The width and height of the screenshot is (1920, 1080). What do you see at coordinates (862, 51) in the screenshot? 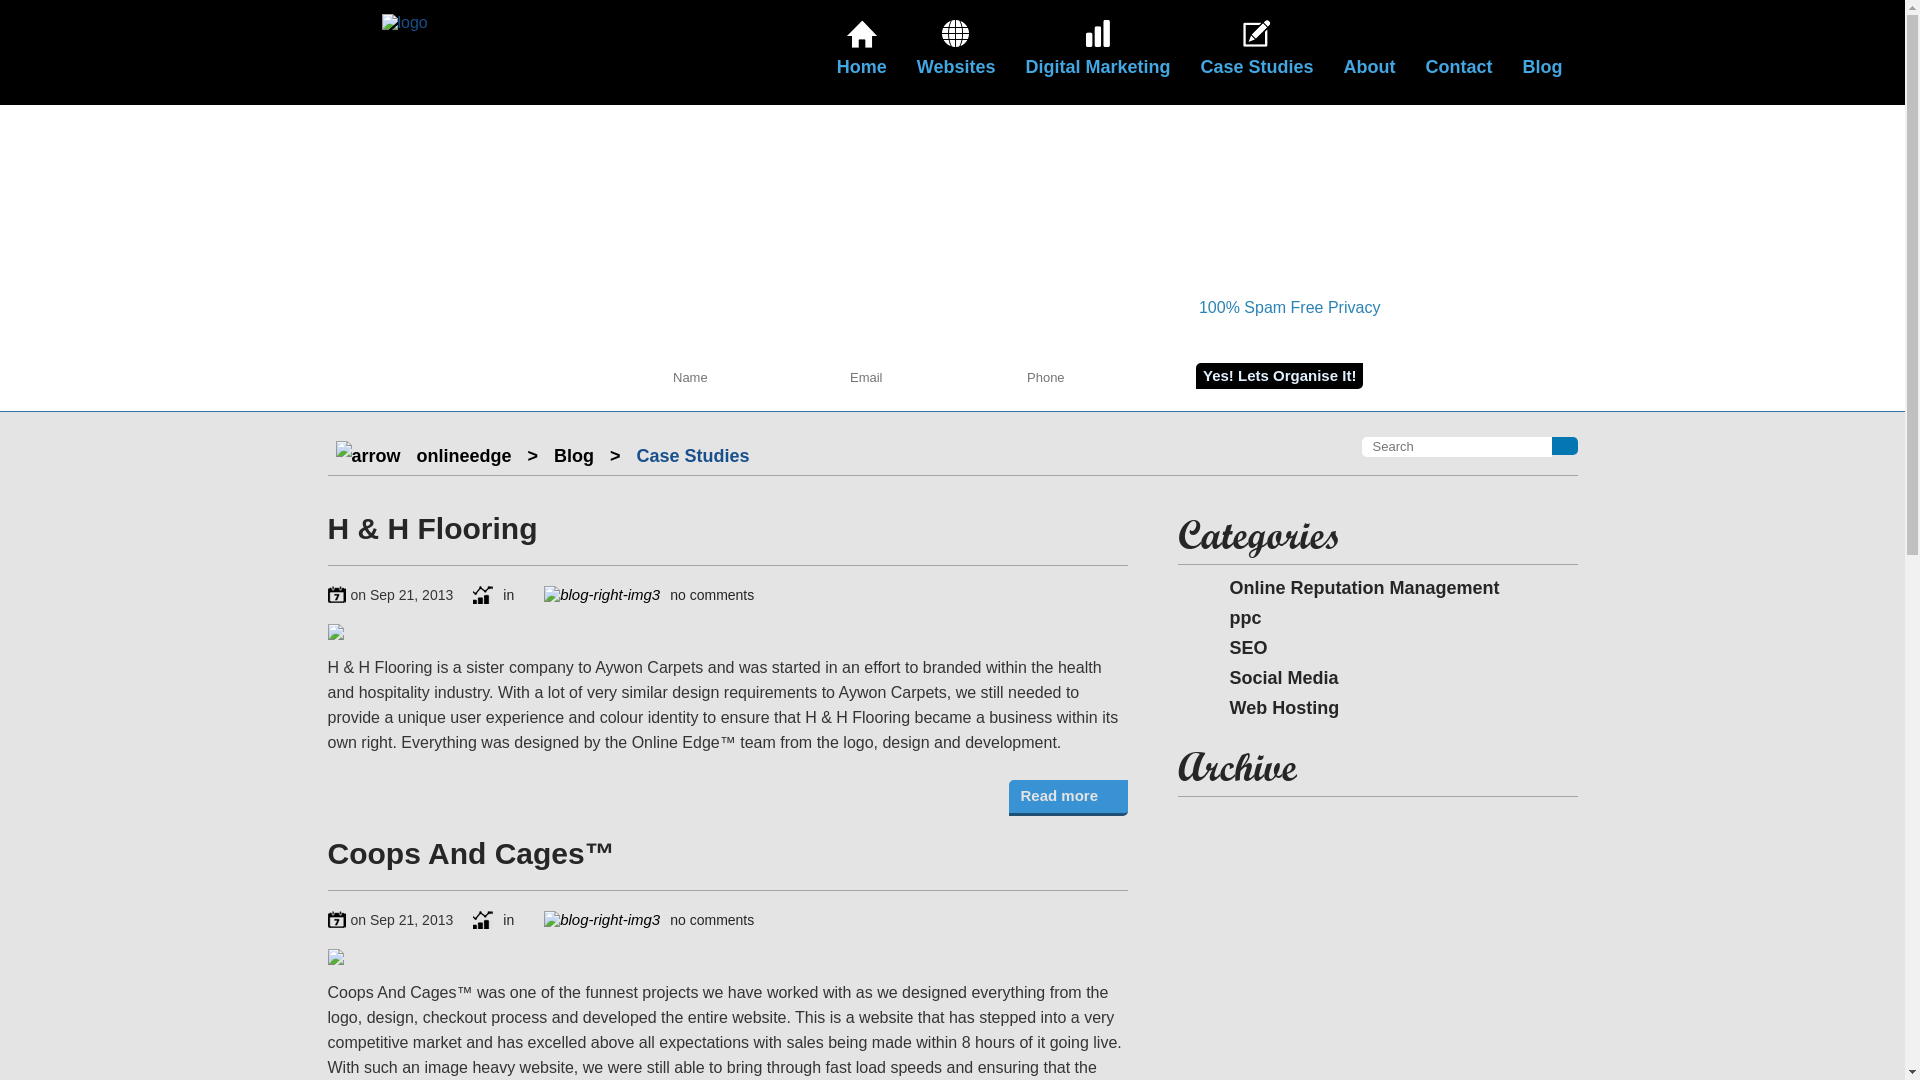
I see `'Home'` at bounding box center [862, 51].